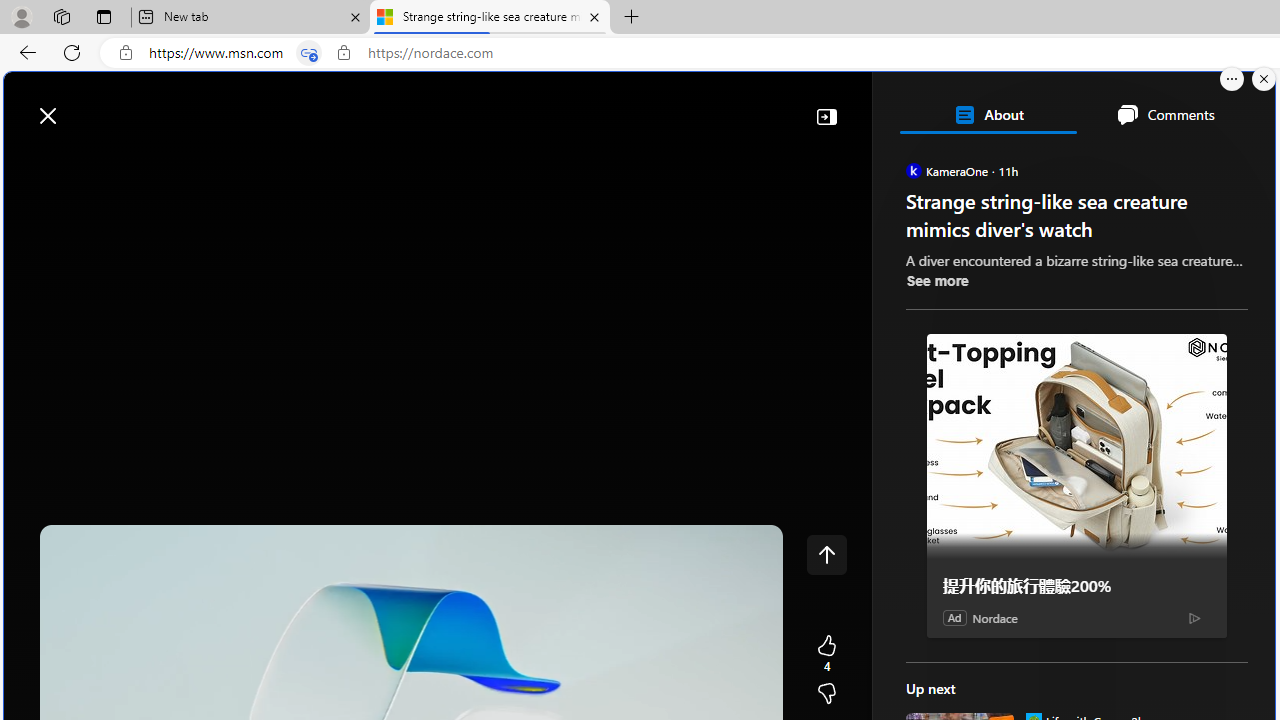  I want to click on 'Open settings', so click(1229, 105).